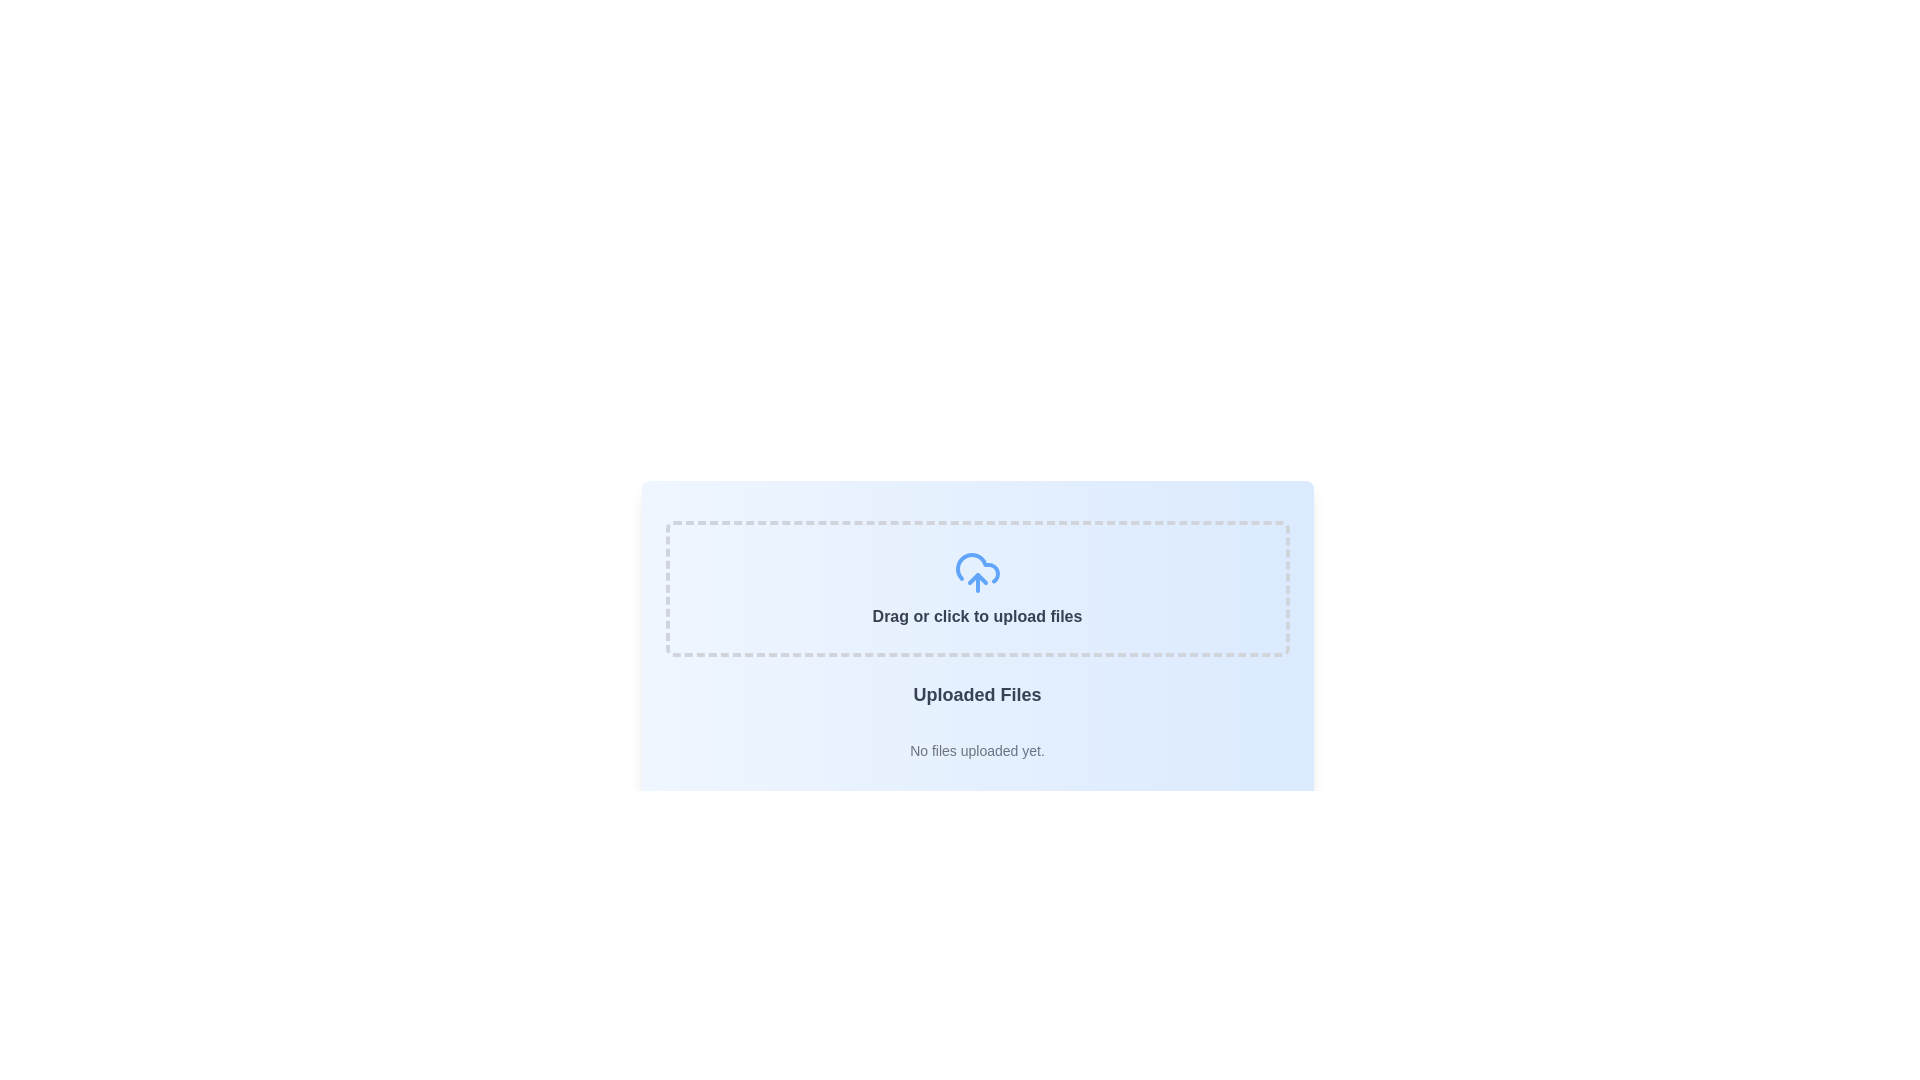 Image resolution: width=1920 pixels, height=1080 pixels. I want to click on the File upload area element, which is identified by its dashed rectangular border, cloud icon at the top center, and the text label stating 'Drag or click to upload files', so click(977, 588).